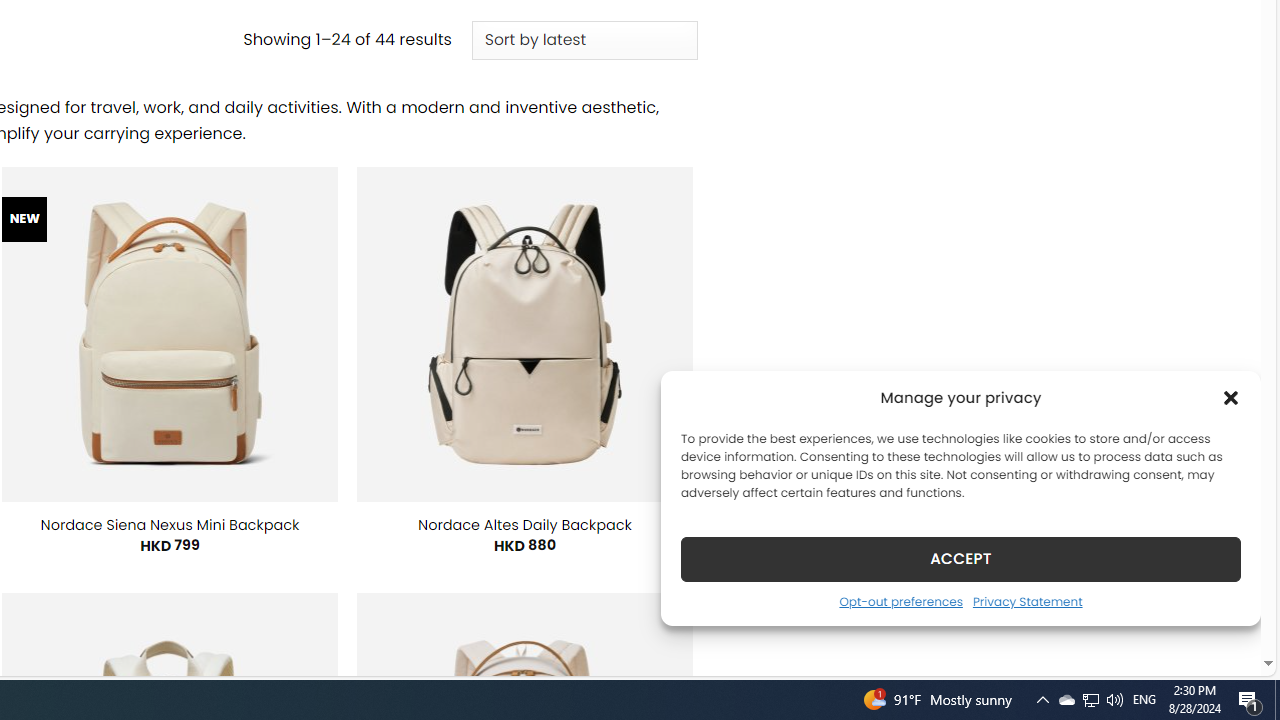 This screenshot has height=720, width=1280. I want to click on 'Nordace Siena Nexus Mini Backpack', so click(169, 523).